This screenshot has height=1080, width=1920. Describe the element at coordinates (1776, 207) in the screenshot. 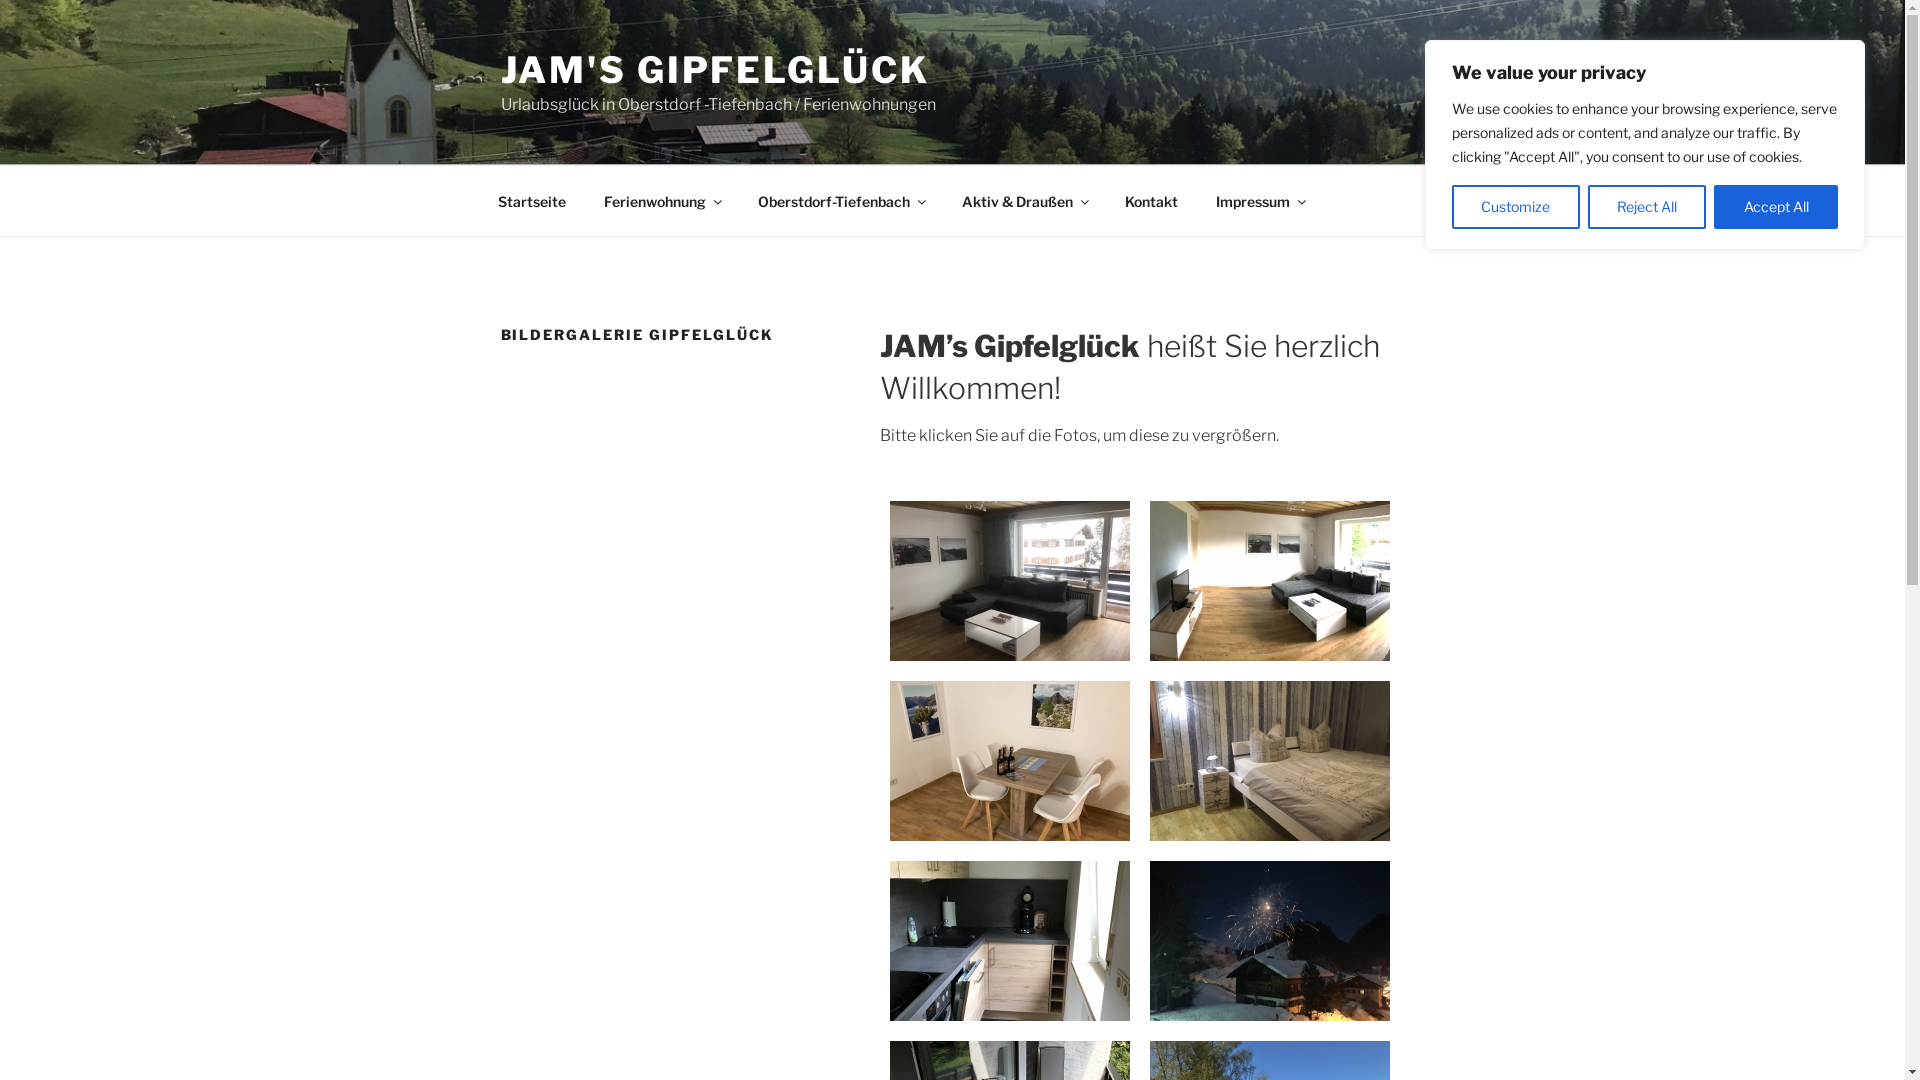

I see `'Accept All'` at that location.